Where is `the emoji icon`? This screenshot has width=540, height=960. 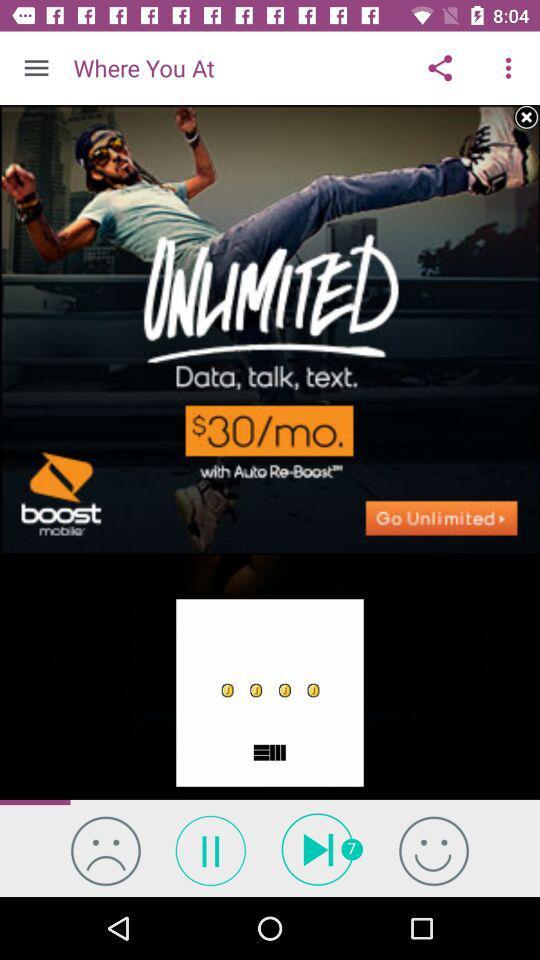 the emoji icon is located at coordinates (432, 849).